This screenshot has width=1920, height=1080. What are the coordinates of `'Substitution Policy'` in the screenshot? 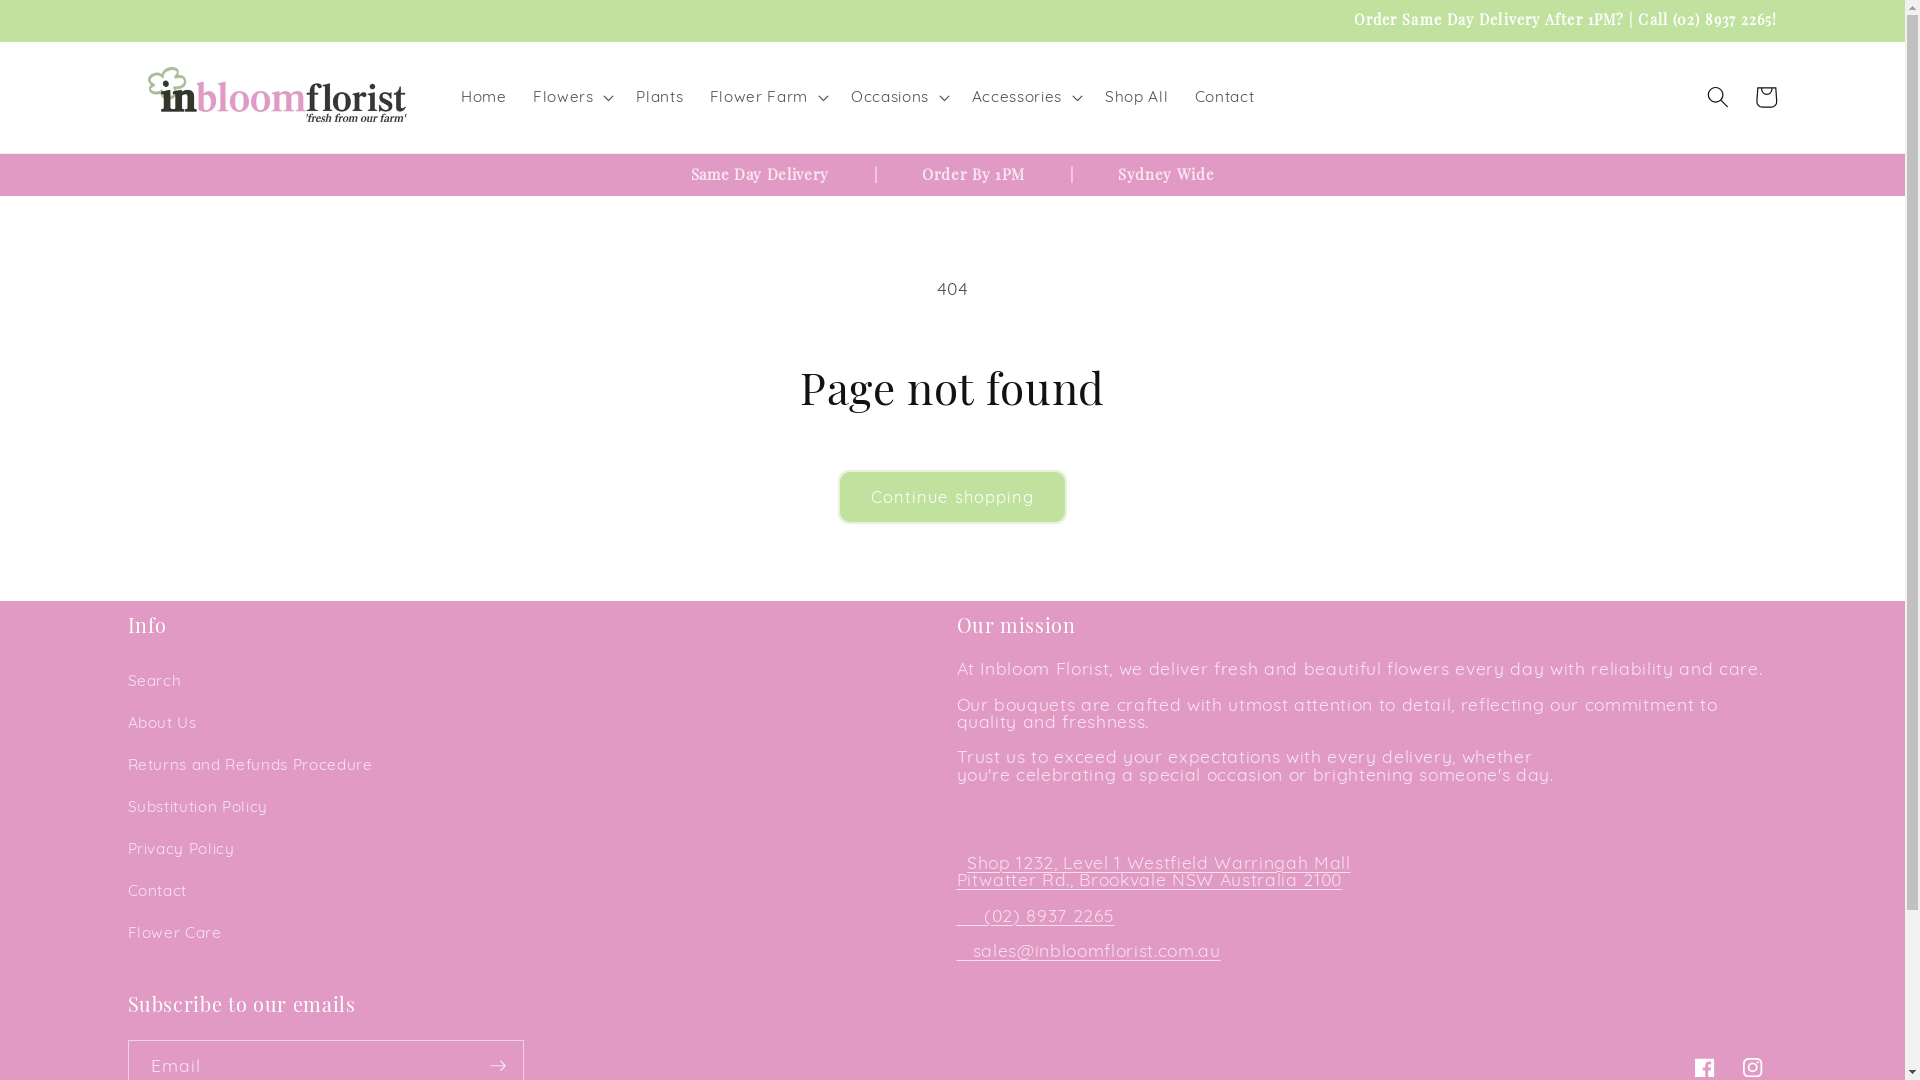 It's located at (198, 805).